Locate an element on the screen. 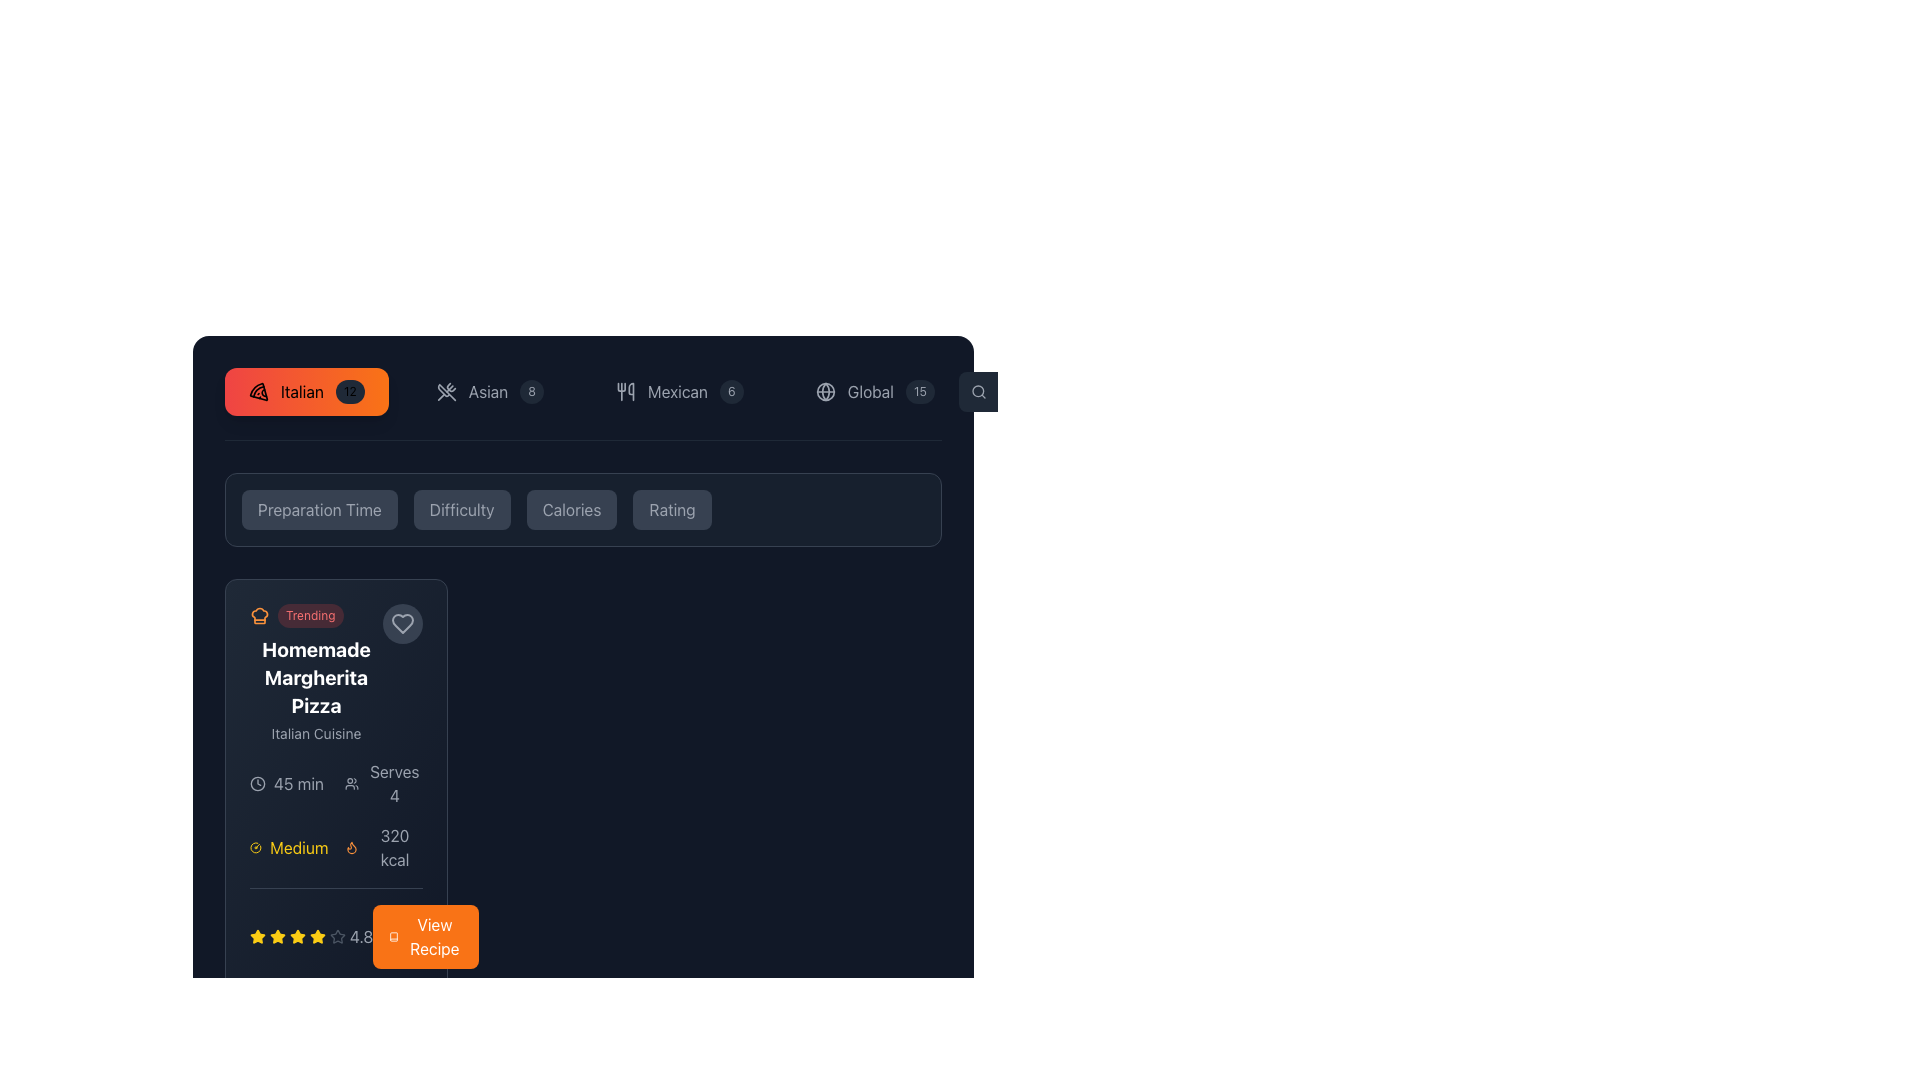 This screenshot has height=1080, width=1920. preparation time displayed by the clock icon labeled '45 min' in muted gray color, located in the top-left quadrant of the recipe card layout is located at coordinates (288, 782).